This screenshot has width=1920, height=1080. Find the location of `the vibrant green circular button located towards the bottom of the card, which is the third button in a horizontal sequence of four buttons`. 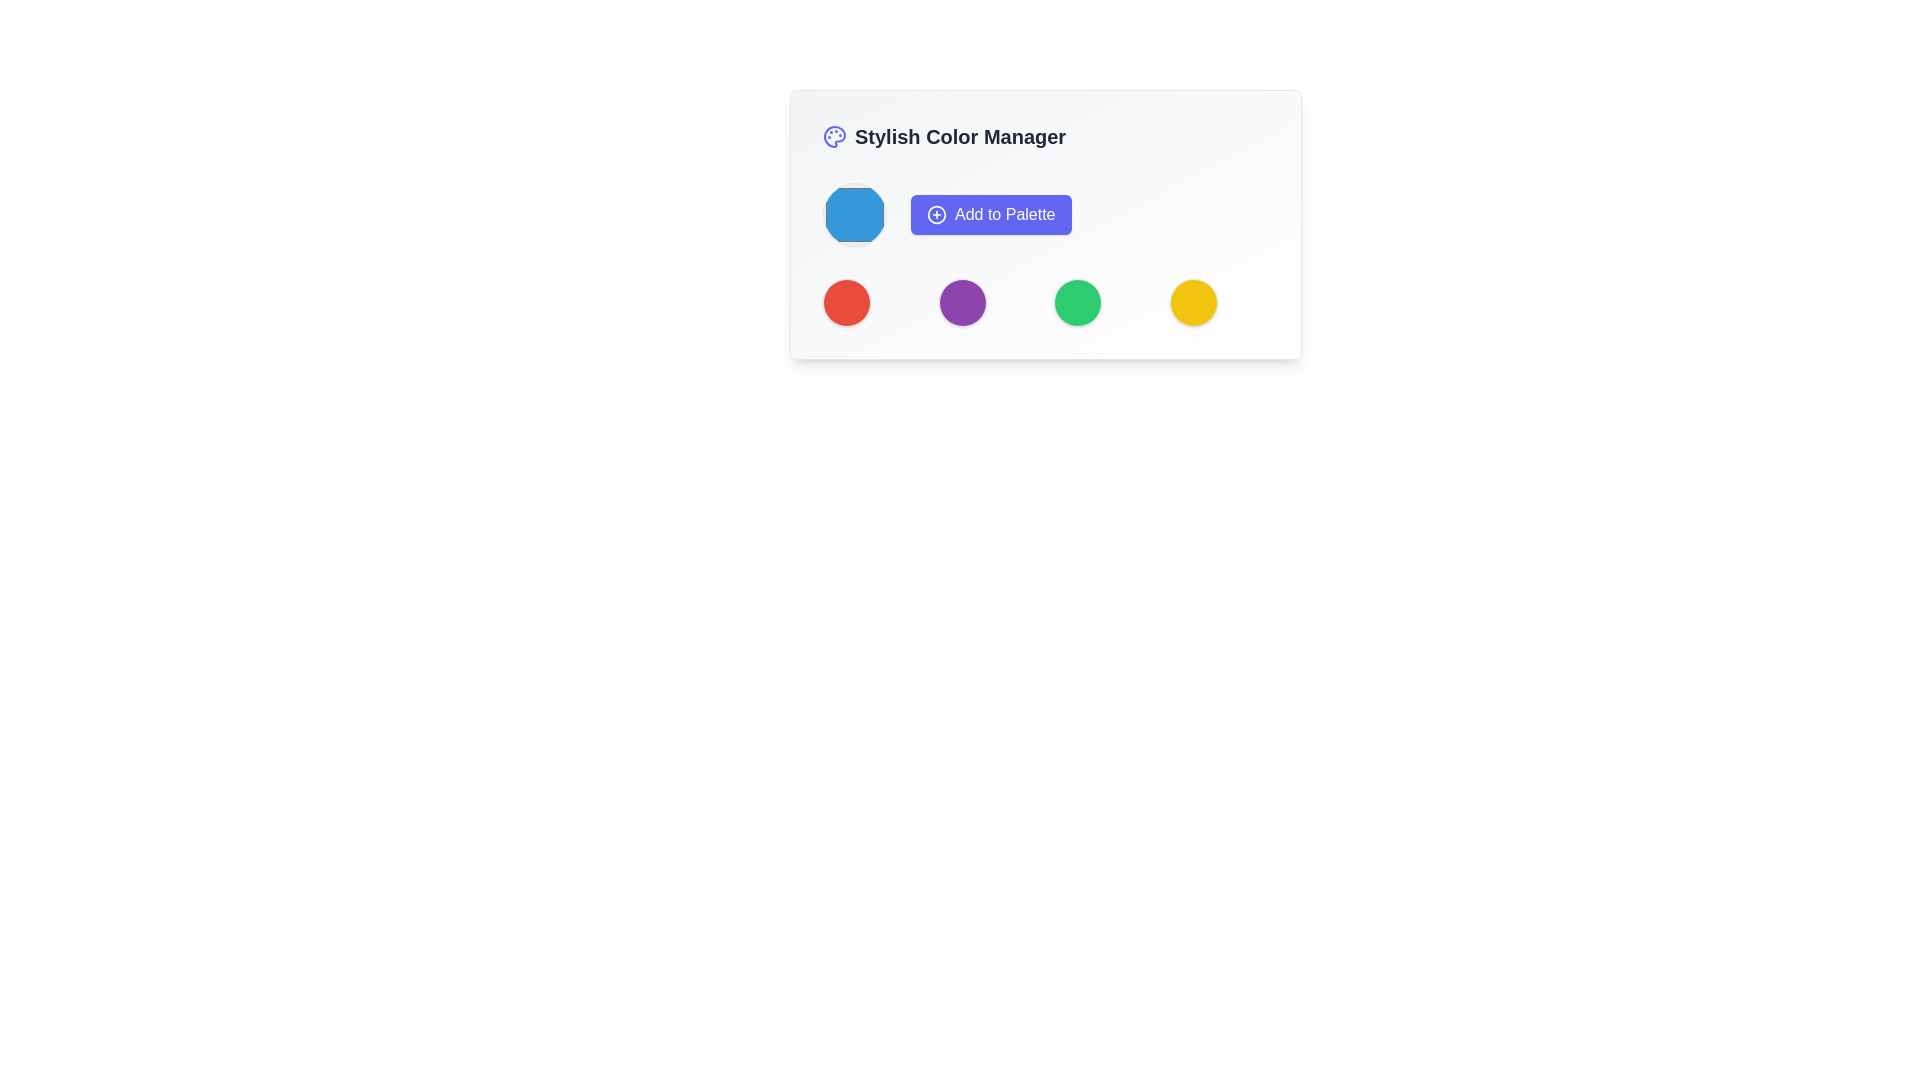

the vibrant green circular button located towards the bottom of the card, which is the third button in a horizontal sequence of four buttons is located at coordinates (1077, 303).